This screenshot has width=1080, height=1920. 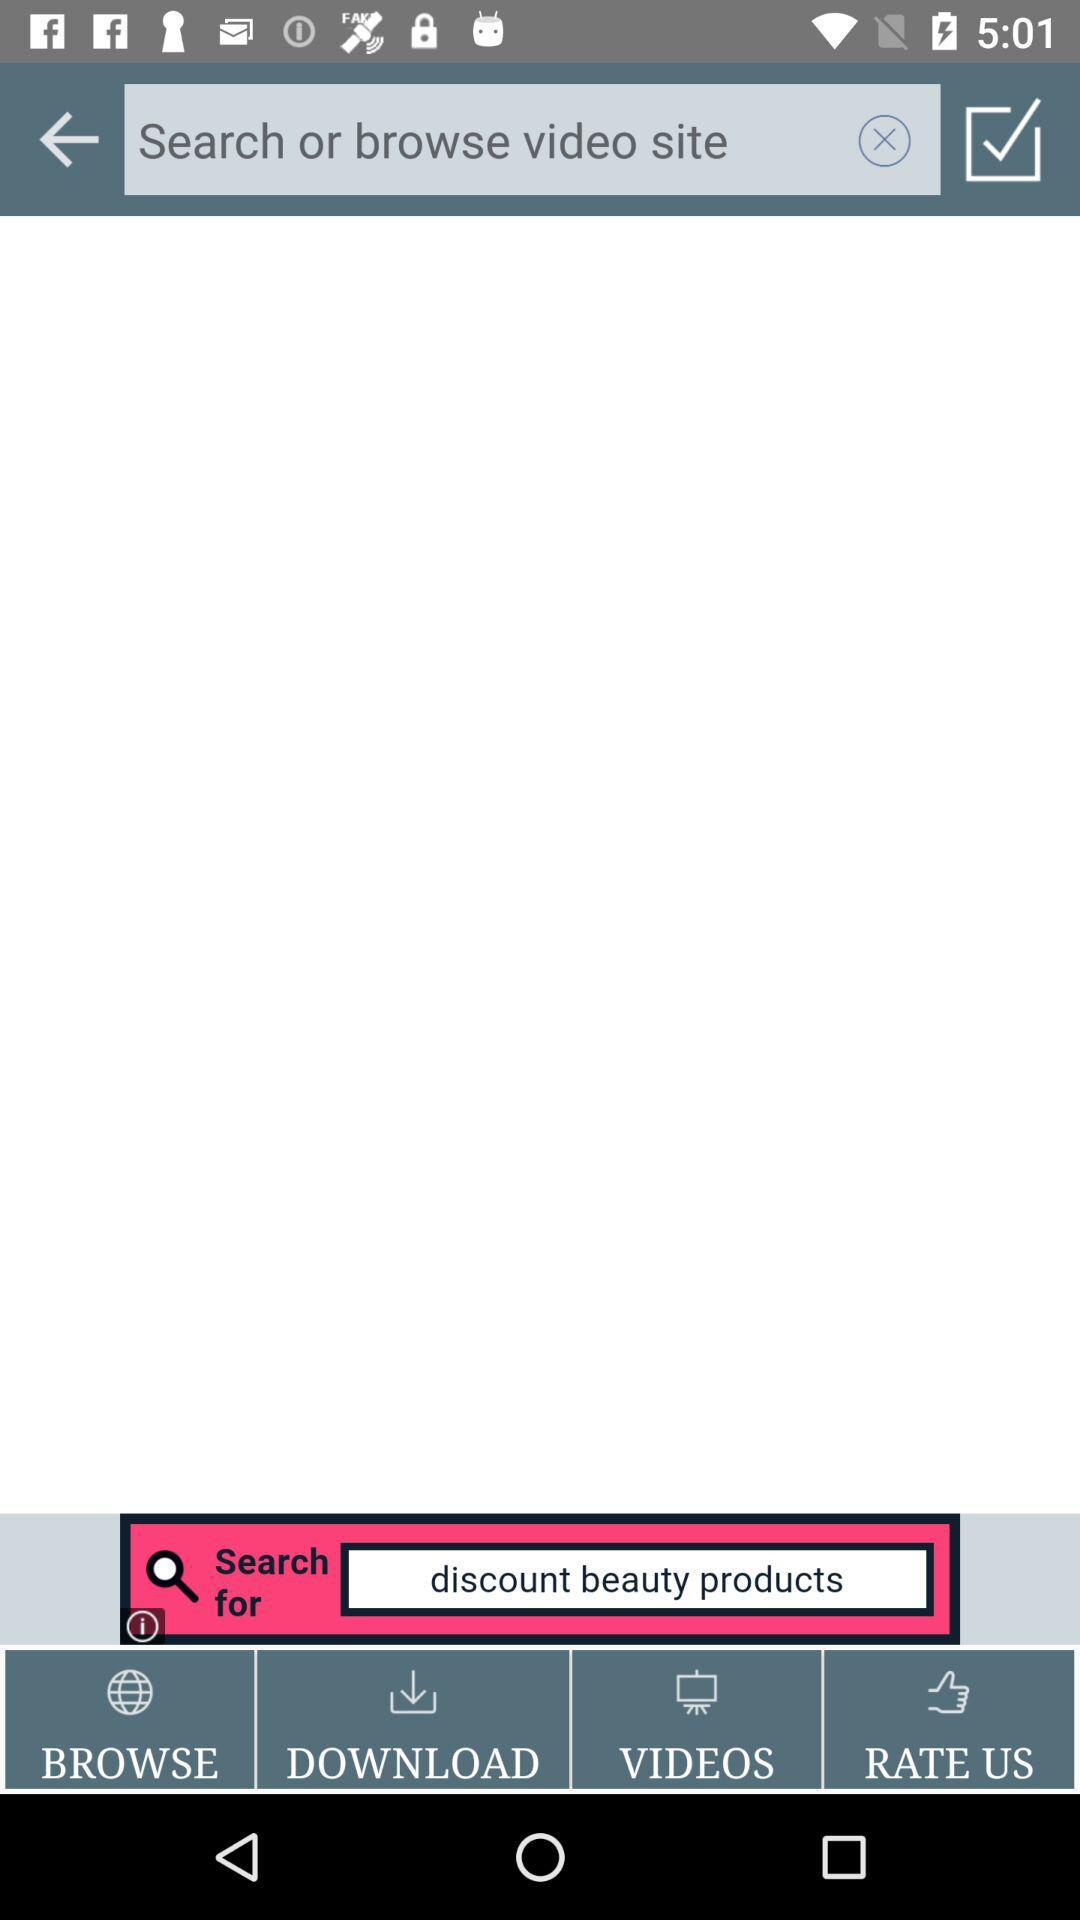 What do you see at coordinates (1003, 138) in the screenshot?
I see `the check icon` at bounding box center [1003, 138].